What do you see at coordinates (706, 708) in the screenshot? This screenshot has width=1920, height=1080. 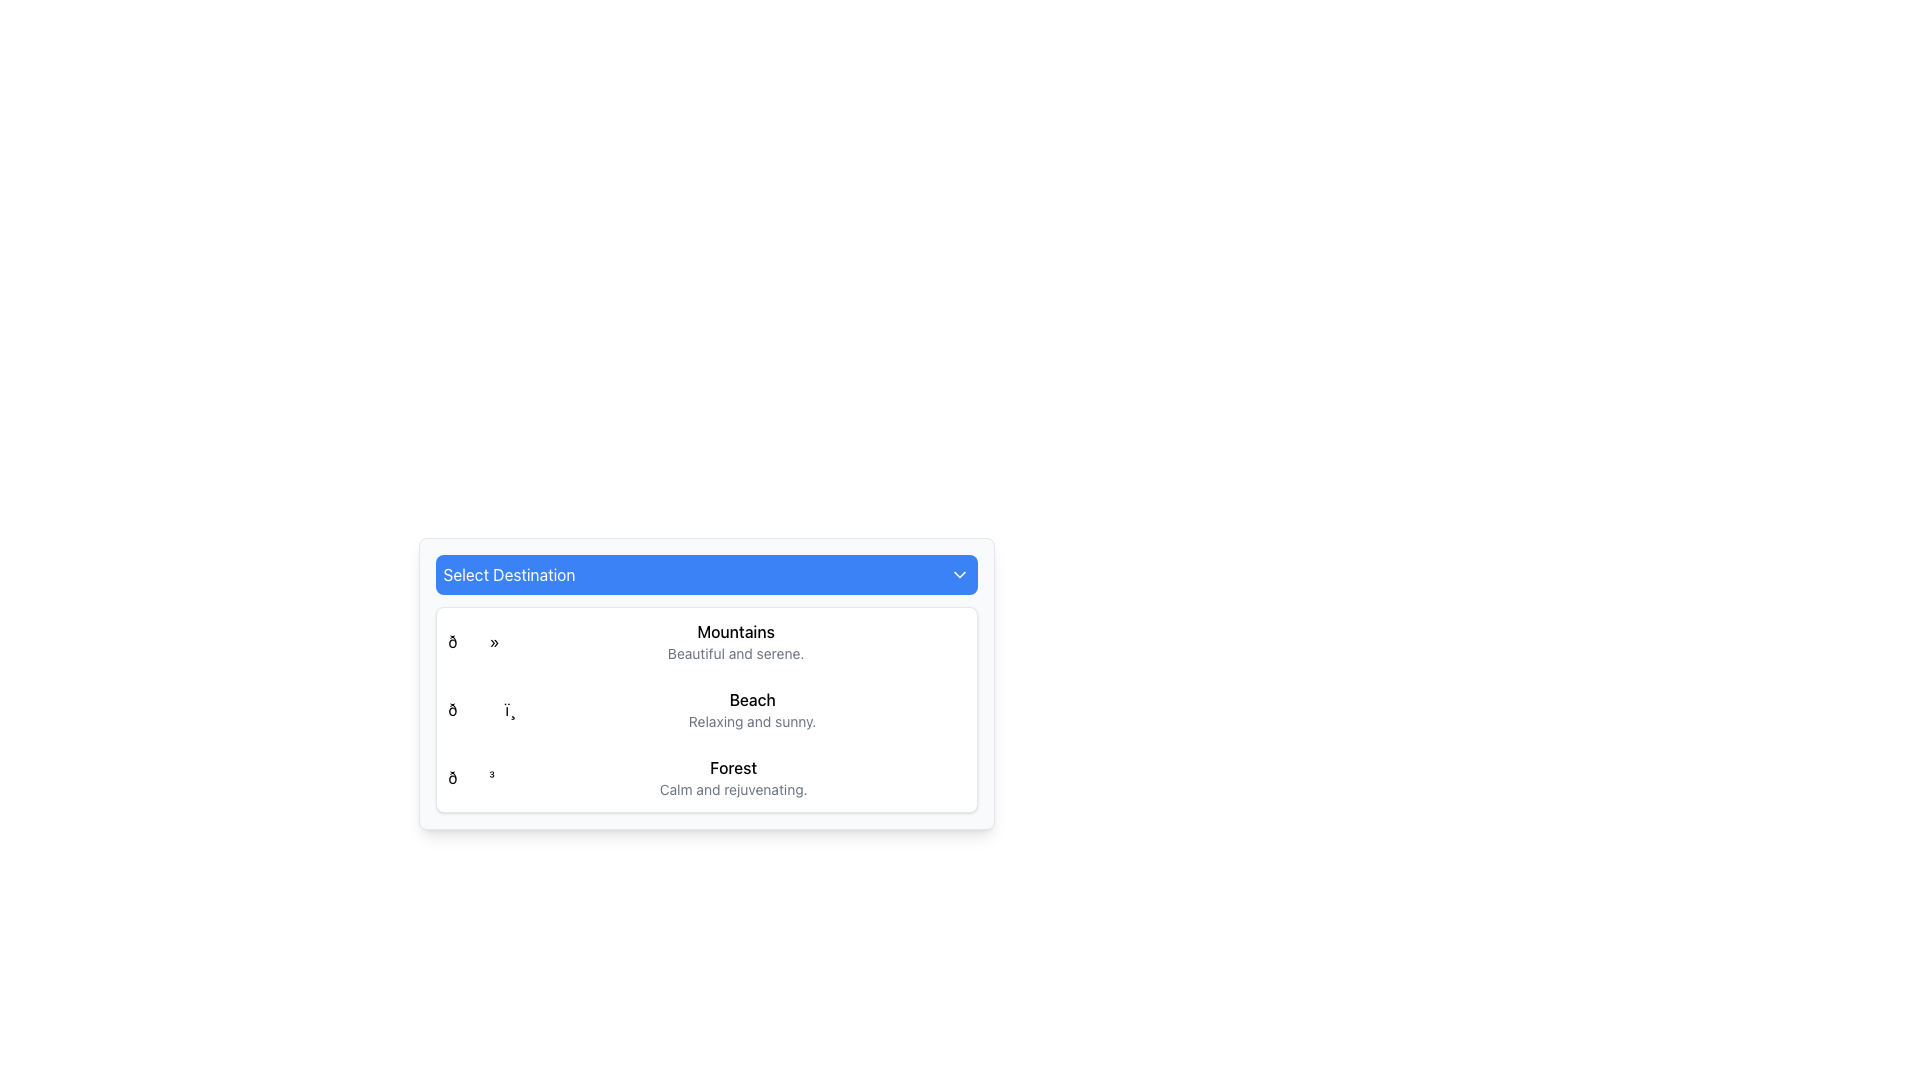 I see `the second list item for the beach destination, which is displayed below the 'Select Destination' header and follows the 'Mountains' option` at bounding box center [706, 708].